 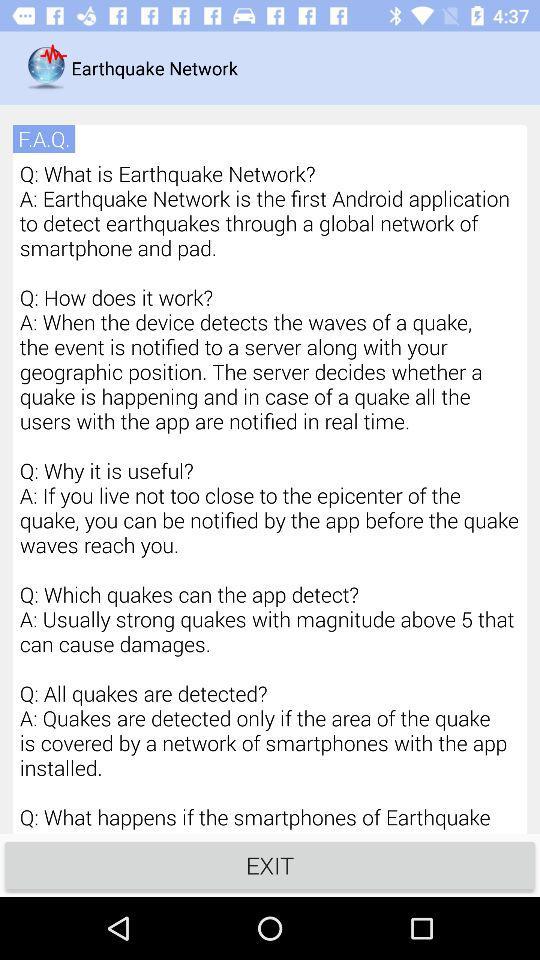 I want to click on the icon at the center, so click(x=270, y=495).